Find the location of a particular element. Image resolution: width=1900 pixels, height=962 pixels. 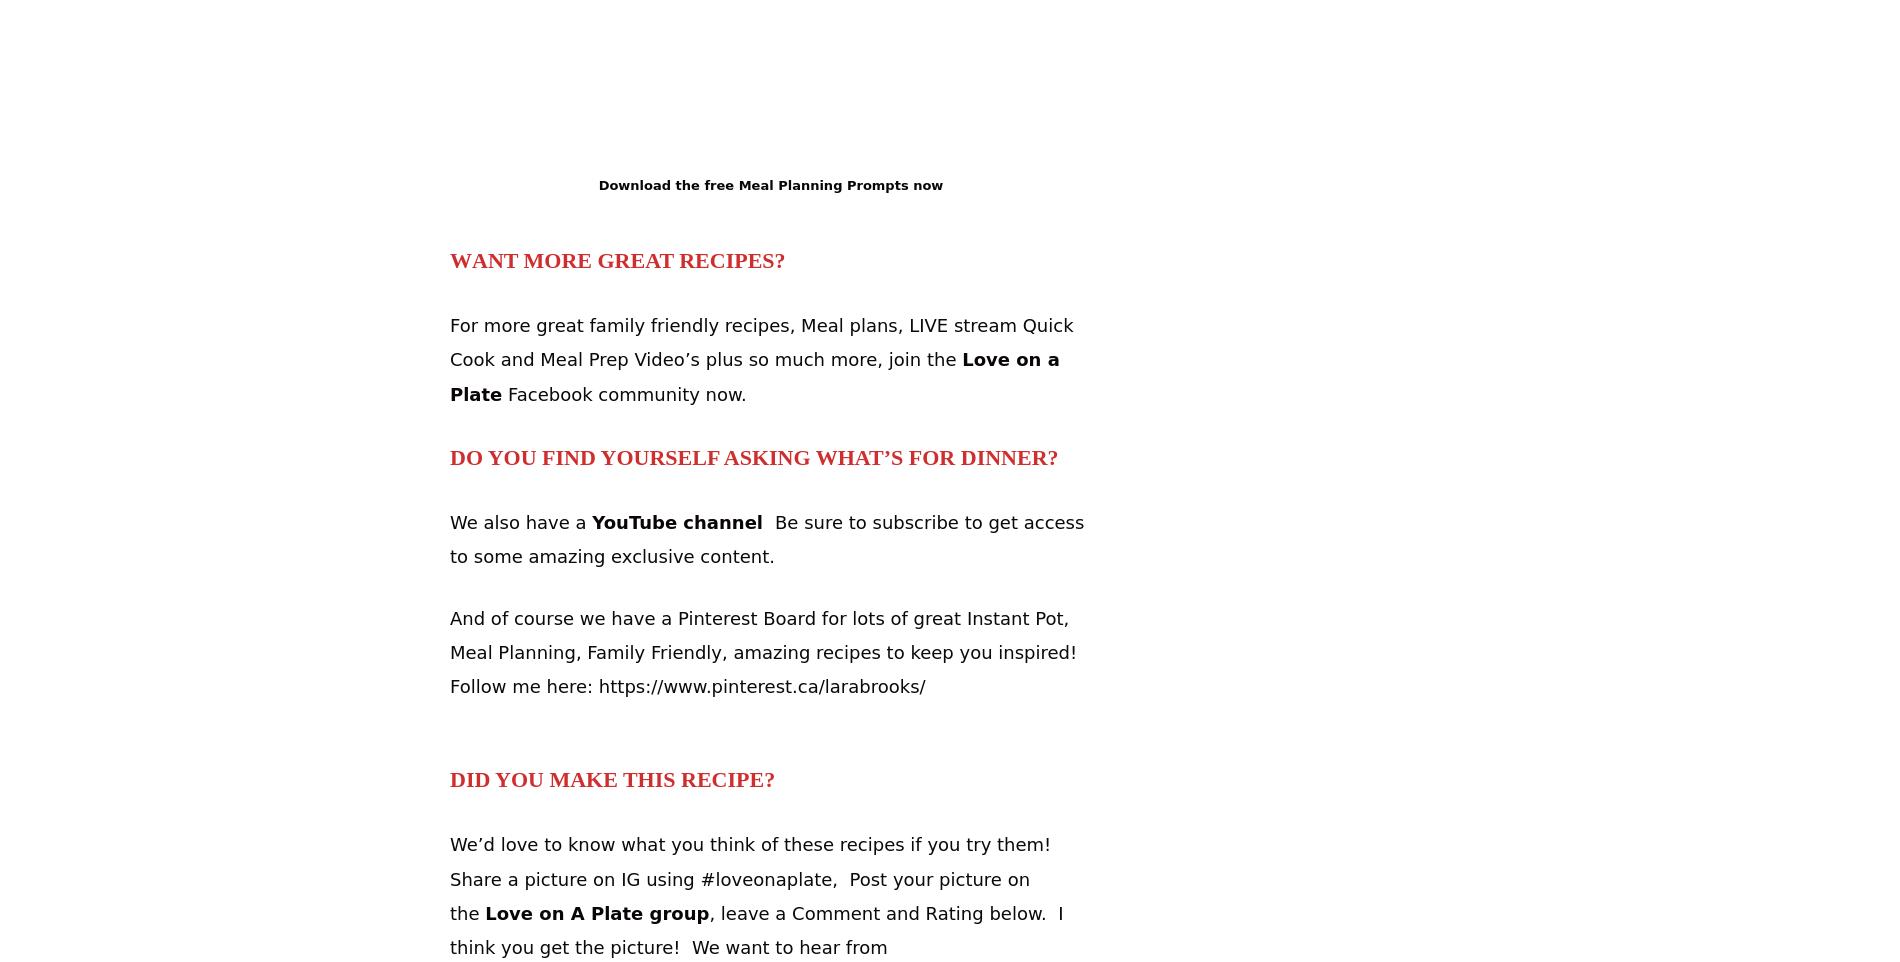

'YouTube channel' is located at coordinates (680, 521).